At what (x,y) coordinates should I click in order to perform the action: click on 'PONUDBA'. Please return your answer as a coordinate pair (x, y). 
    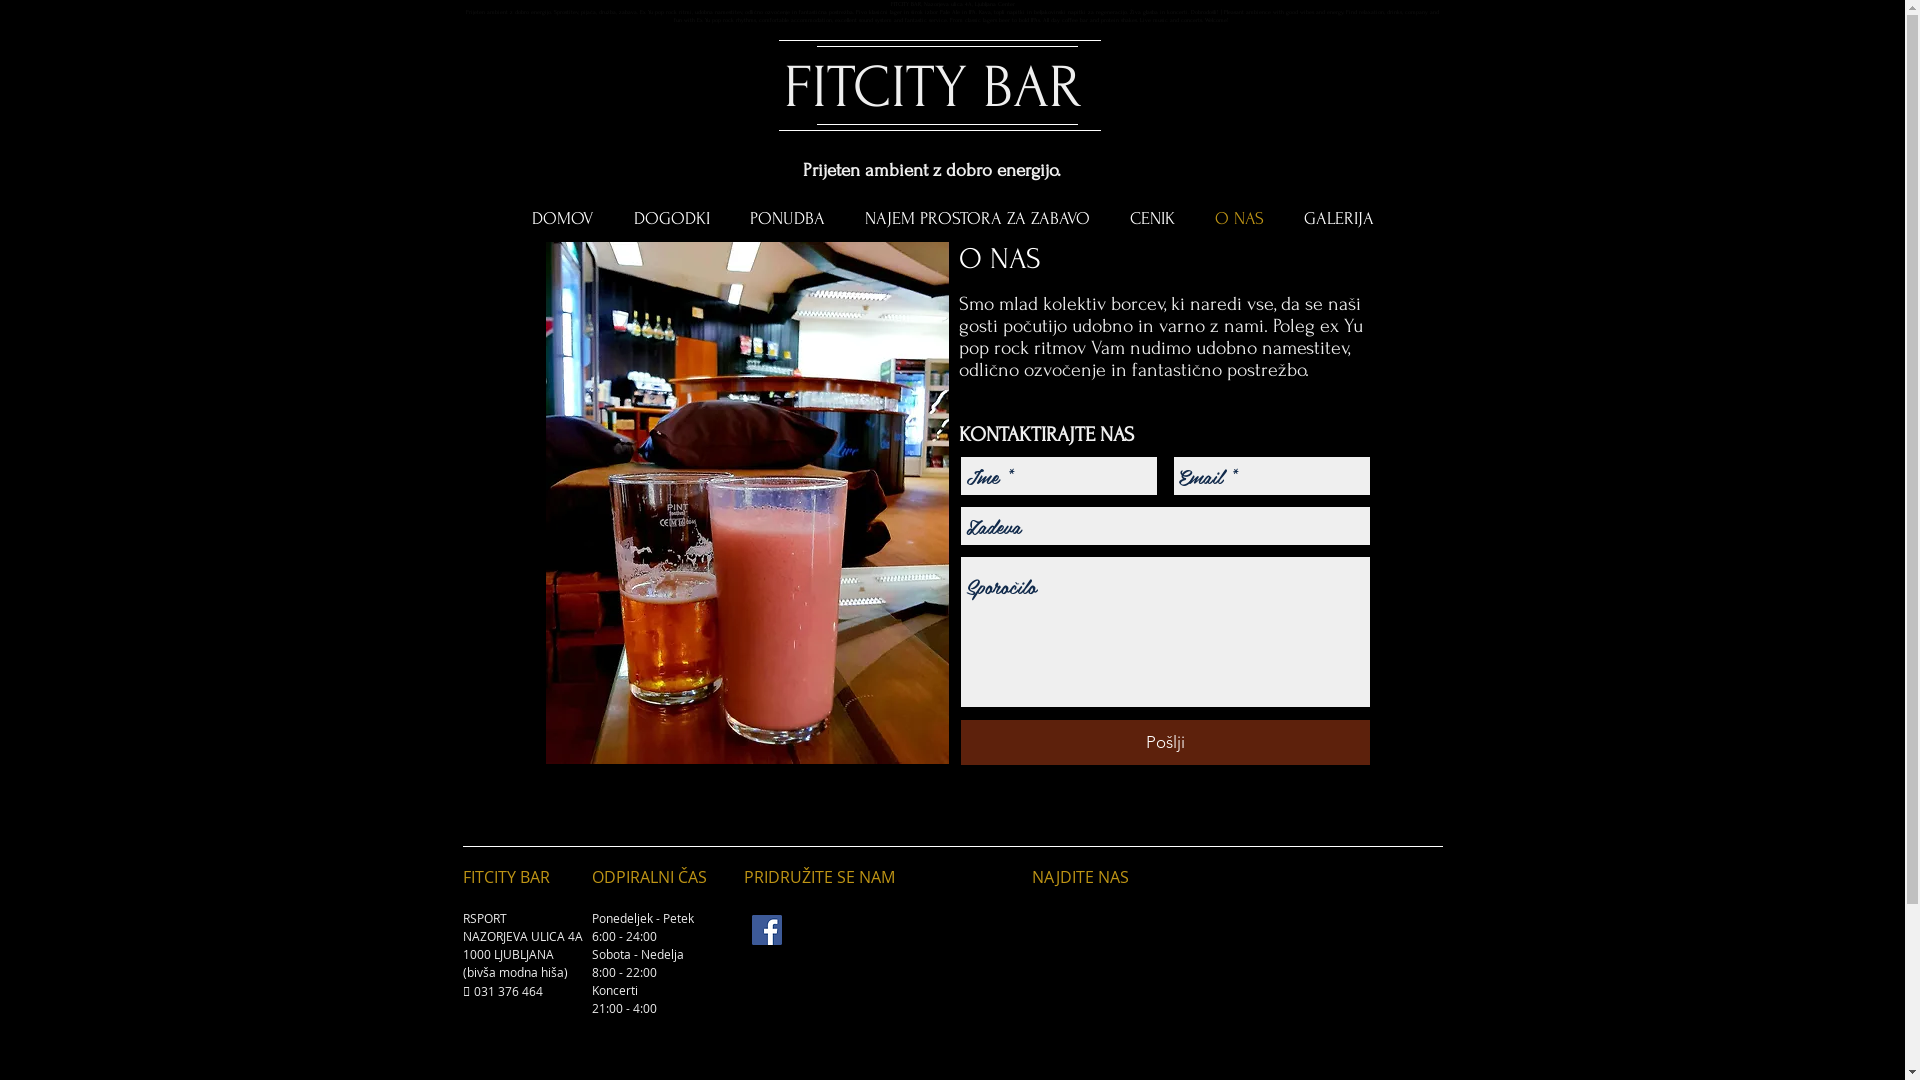
    Looking at the image, I should click on (786, 219).